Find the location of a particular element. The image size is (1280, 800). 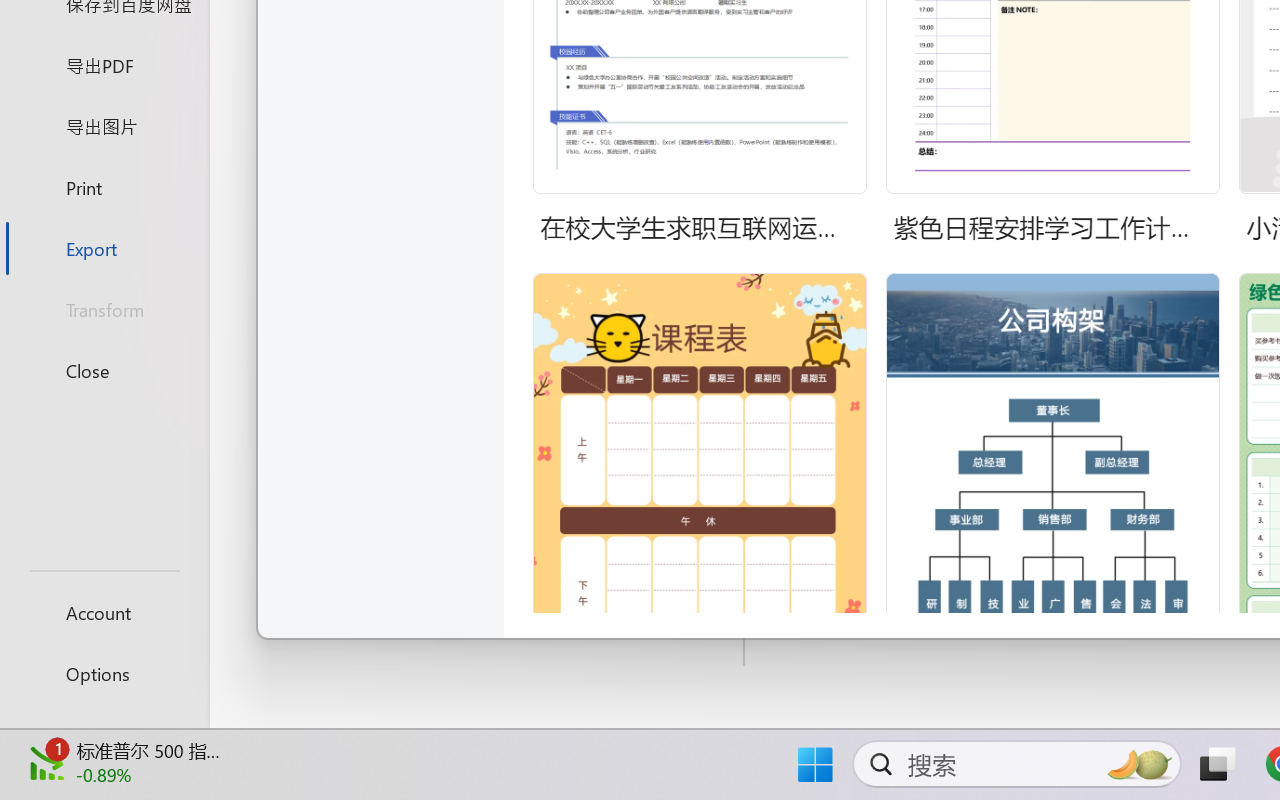

'Export' is located at coordinates (103, 247).